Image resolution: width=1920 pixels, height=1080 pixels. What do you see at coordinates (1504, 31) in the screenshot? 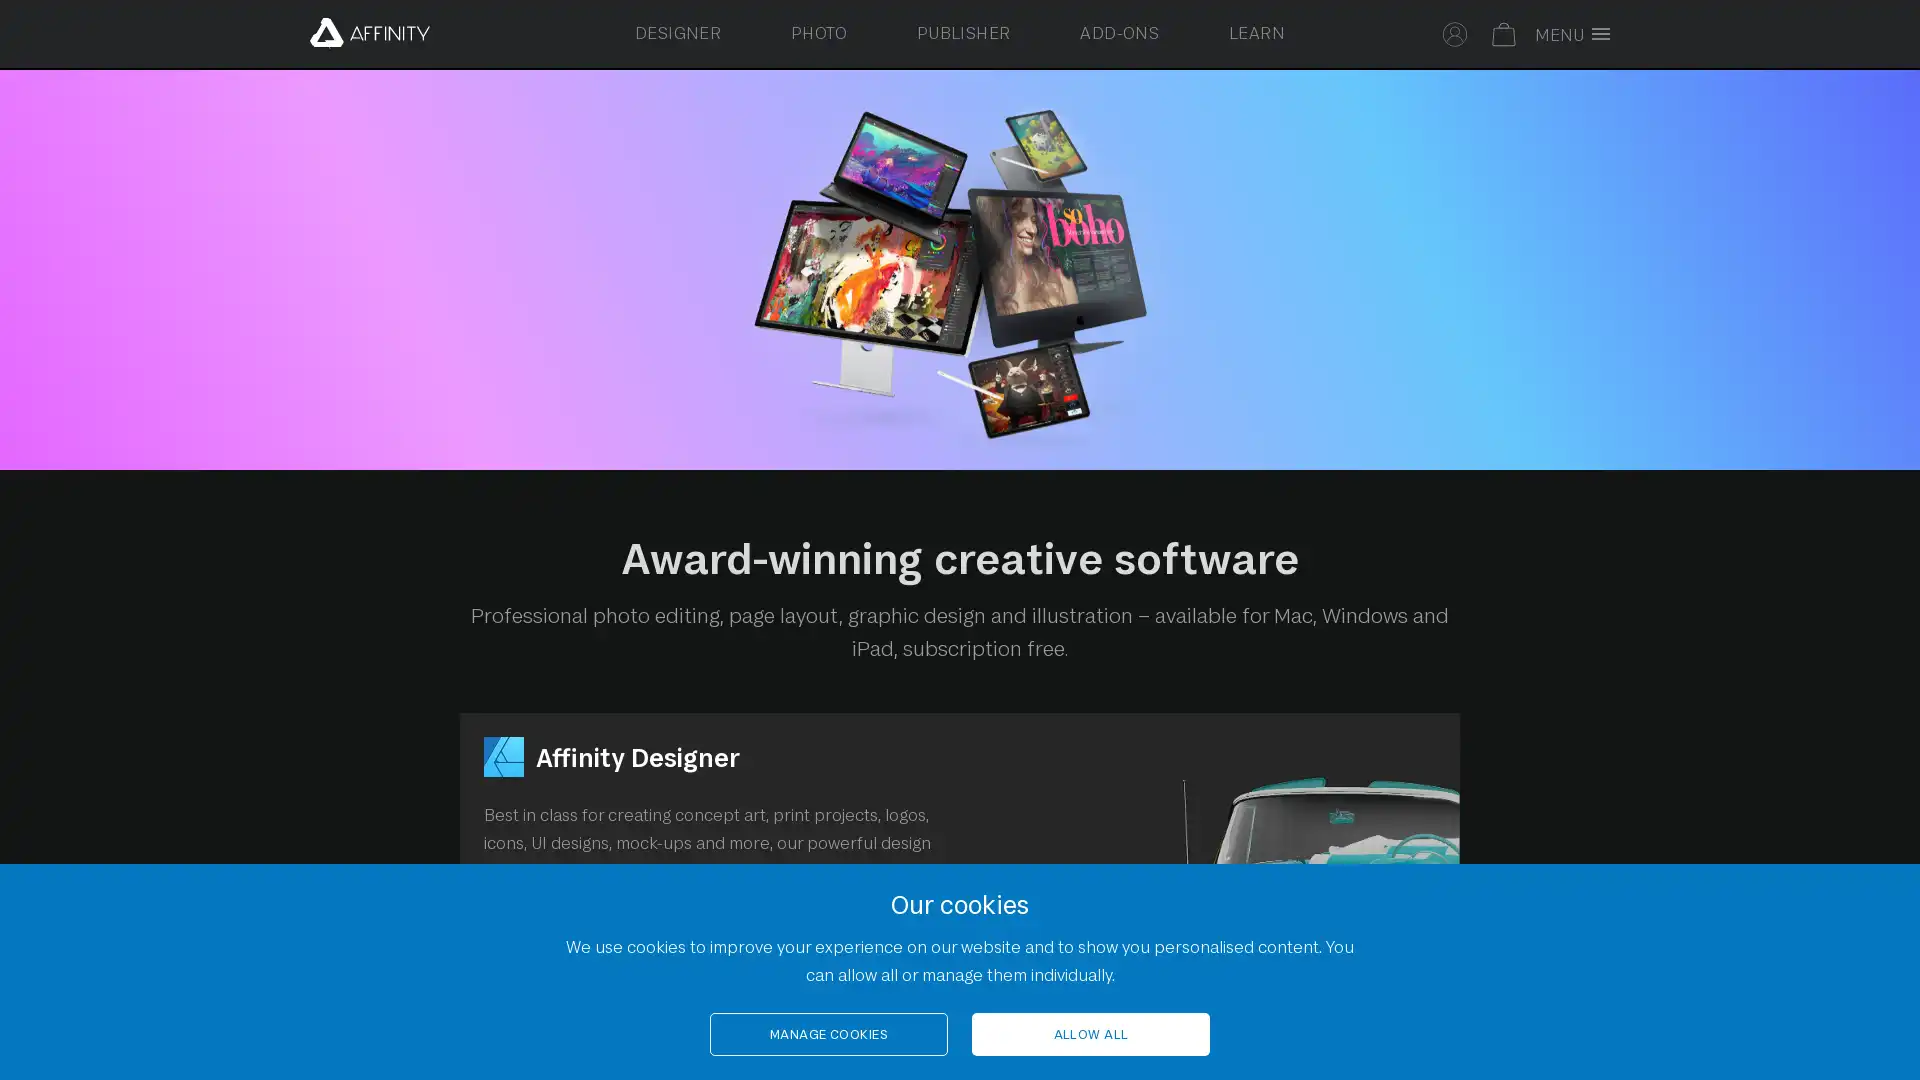
I see `Your basket is empty. Select to toggle basket.` at bounding box center [1504, 31].